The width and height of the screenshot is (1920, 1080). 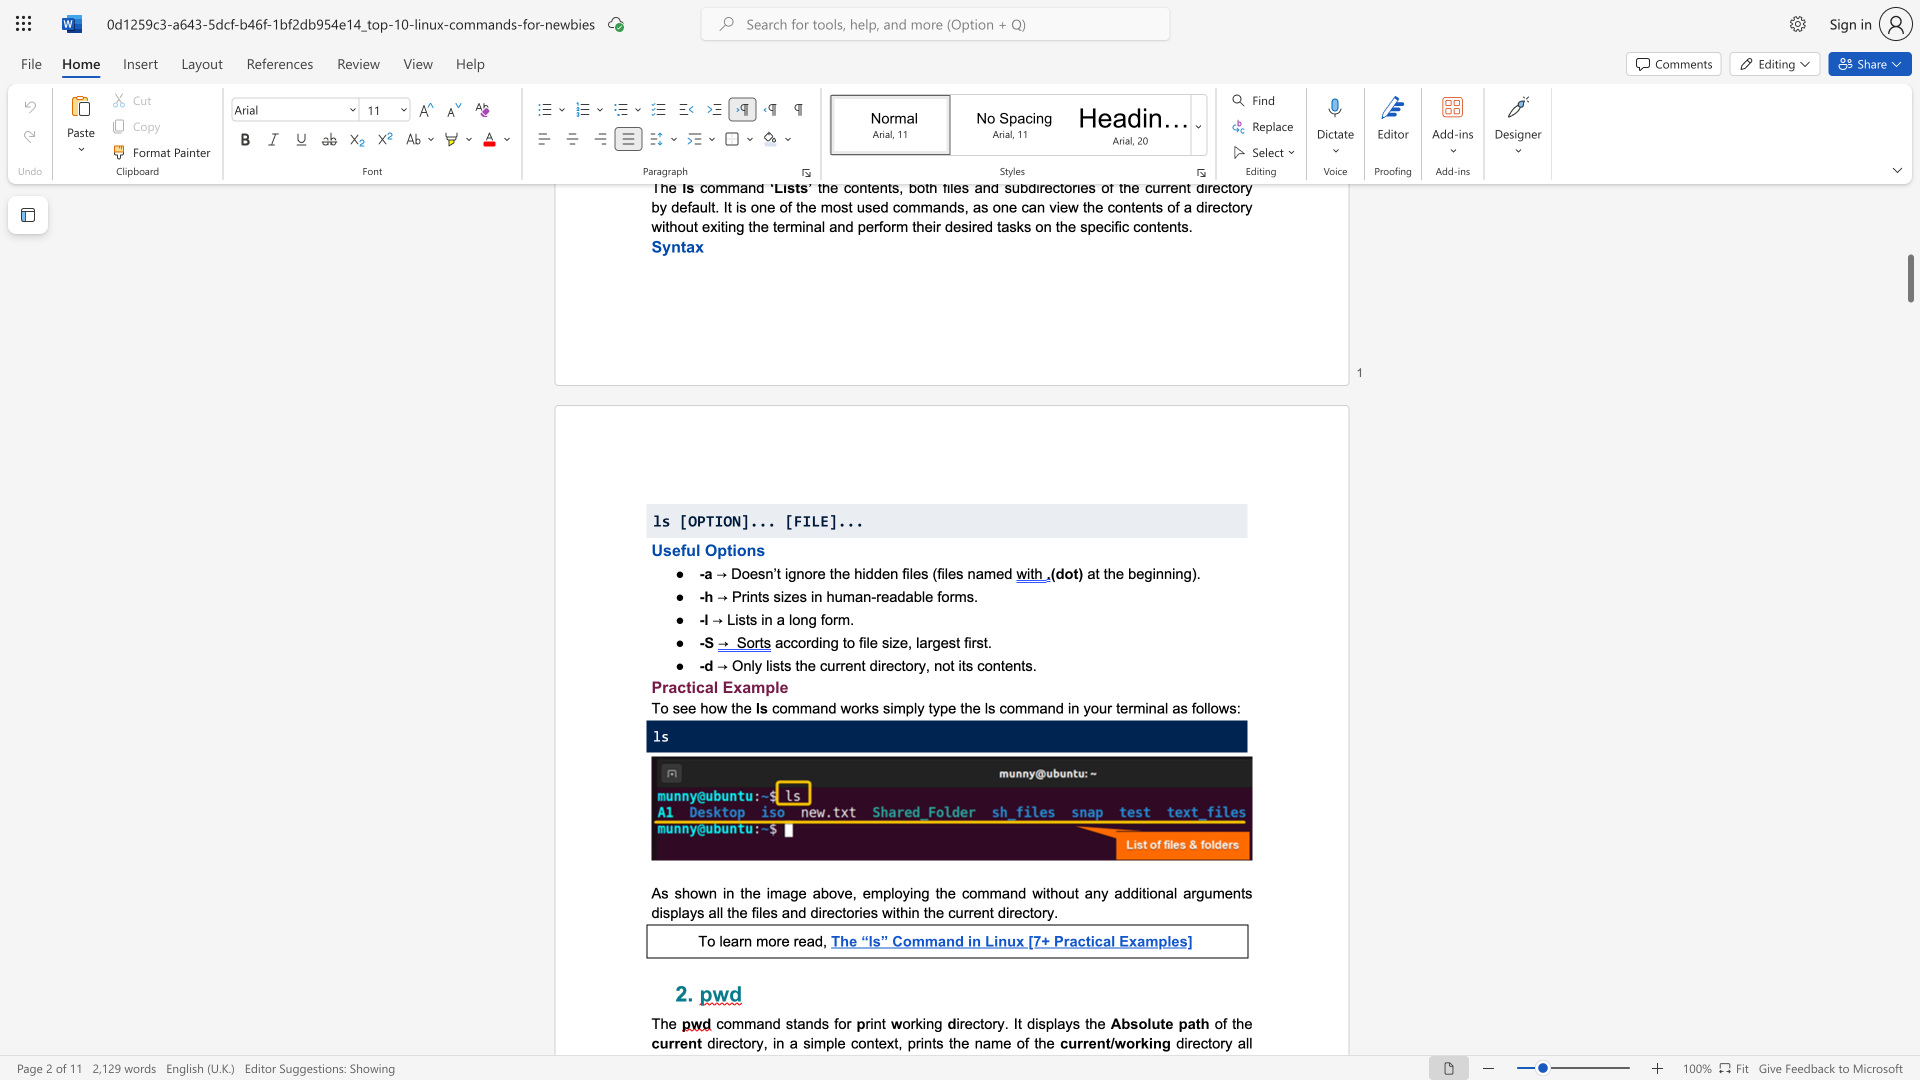 What do you see at coordinates (1065, 941) in the screenshot?
I see `the 1th character "r" in the text` at bounding box center [1065, 941].